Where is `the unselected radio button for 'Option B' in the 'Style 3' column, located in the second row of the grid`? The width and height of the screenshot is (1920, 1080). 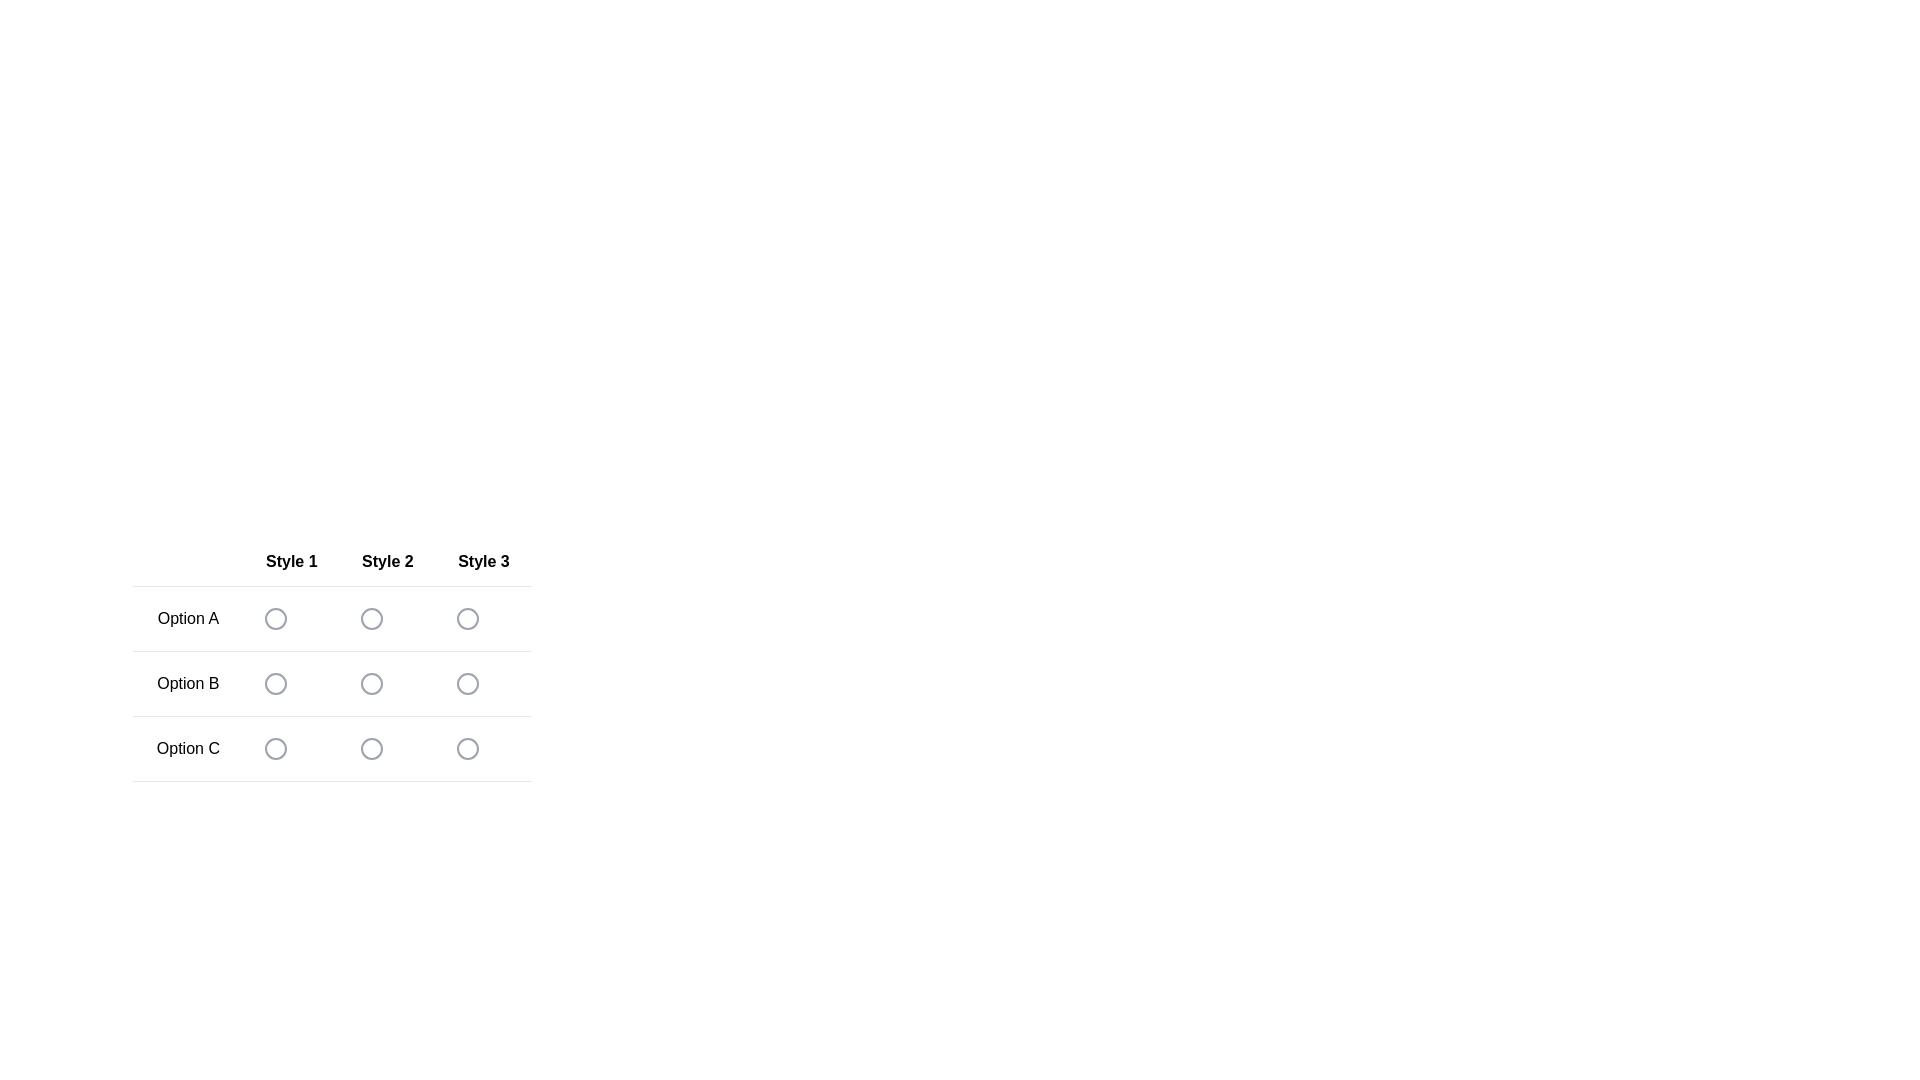
the unselected radio button for 'Option B' in the 'Style 3' column, located in the second row of the grid is located at coordinates (466, 682).